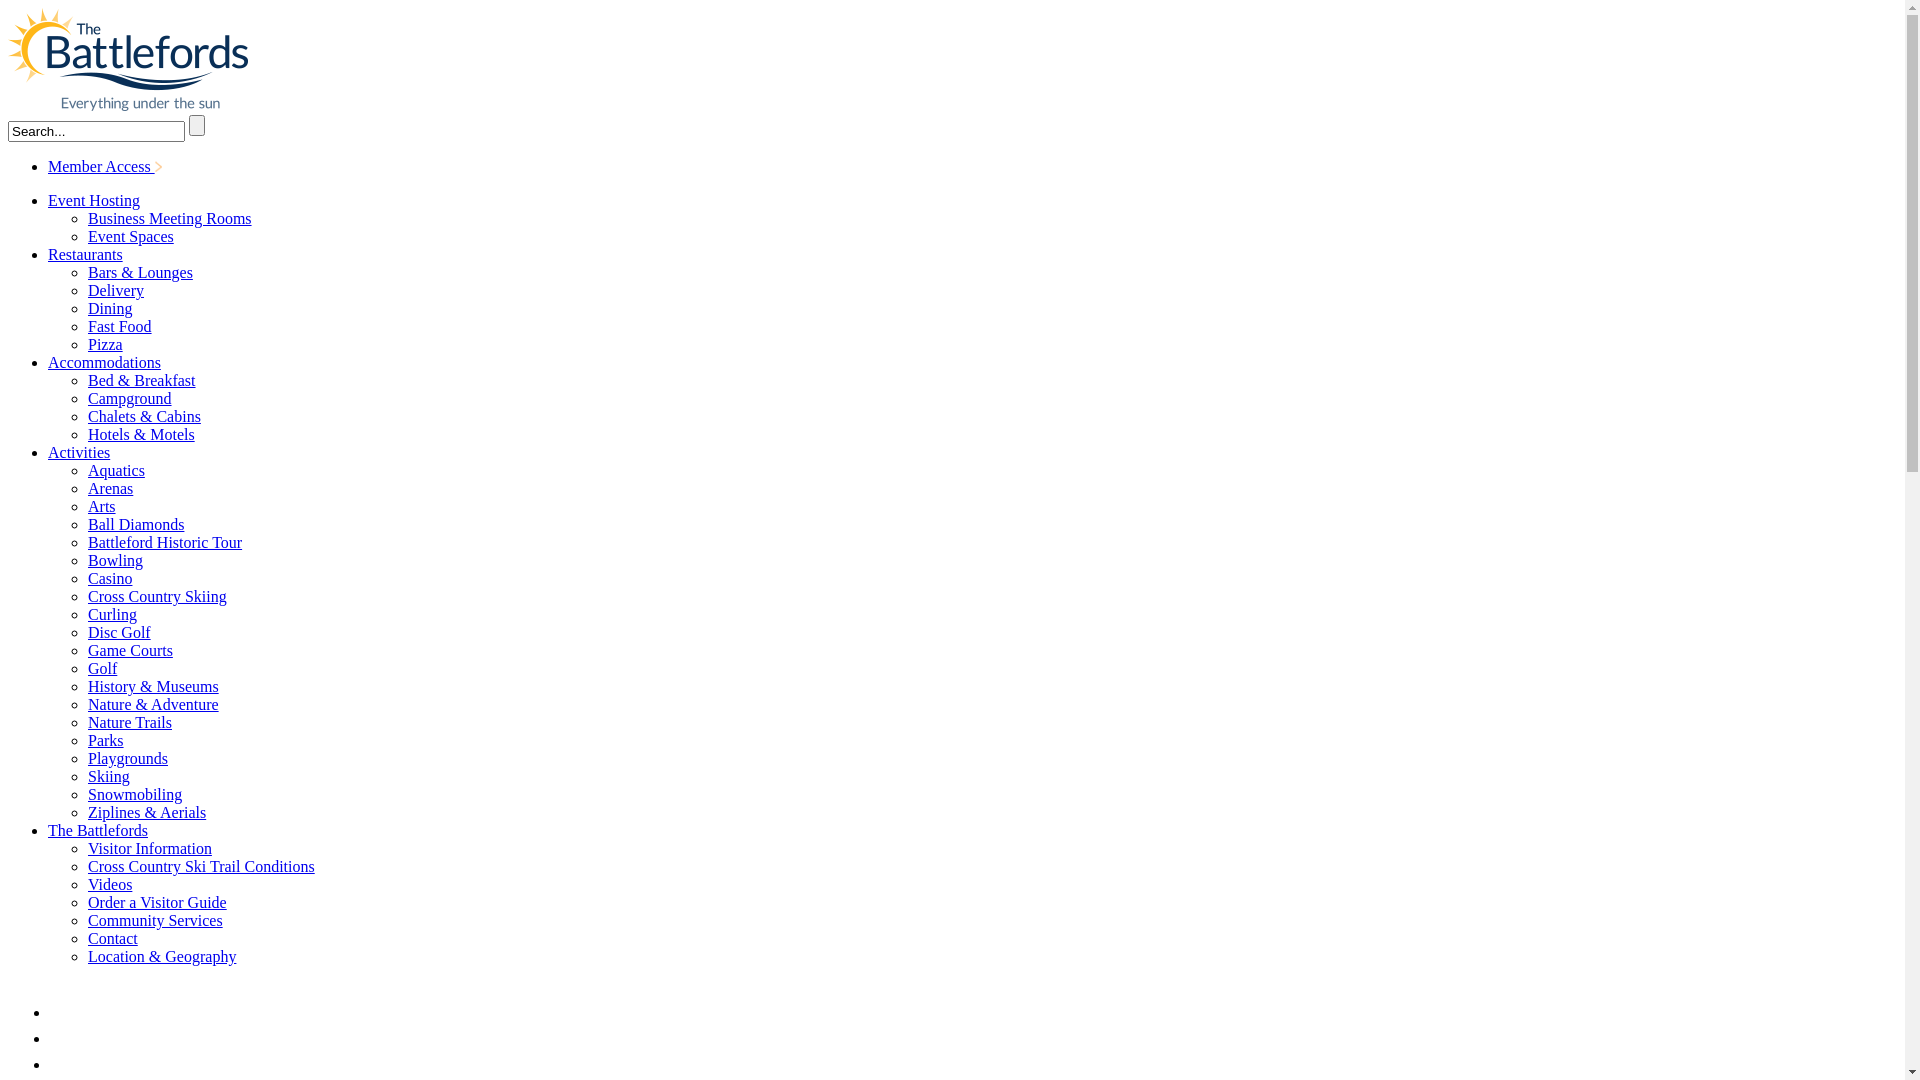 This screenshot has height=1080, width=1920. Describe the element at coordinates (86, 775) in the screenshot. I see `'Skiing'` at that location.